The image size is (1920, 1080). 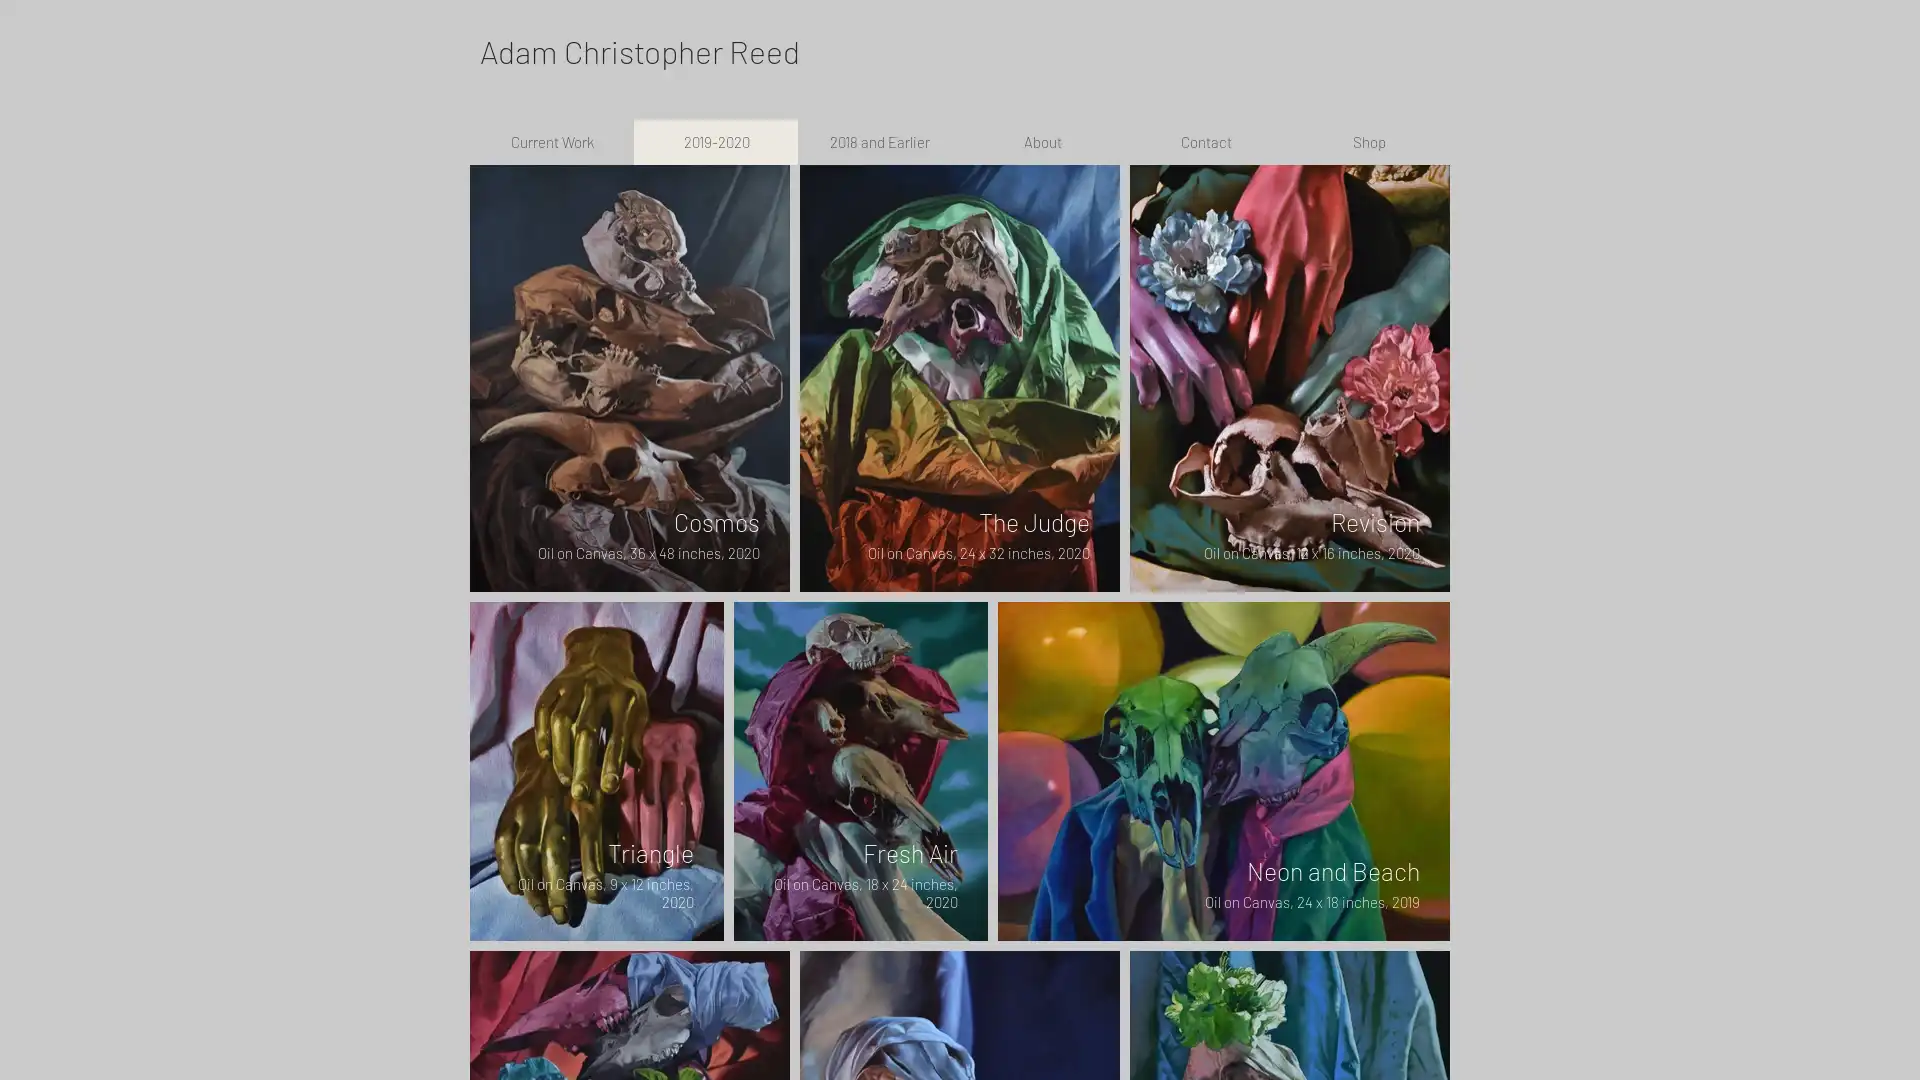 I want to click on Neon and Beach, so click(x=1223, y=769).